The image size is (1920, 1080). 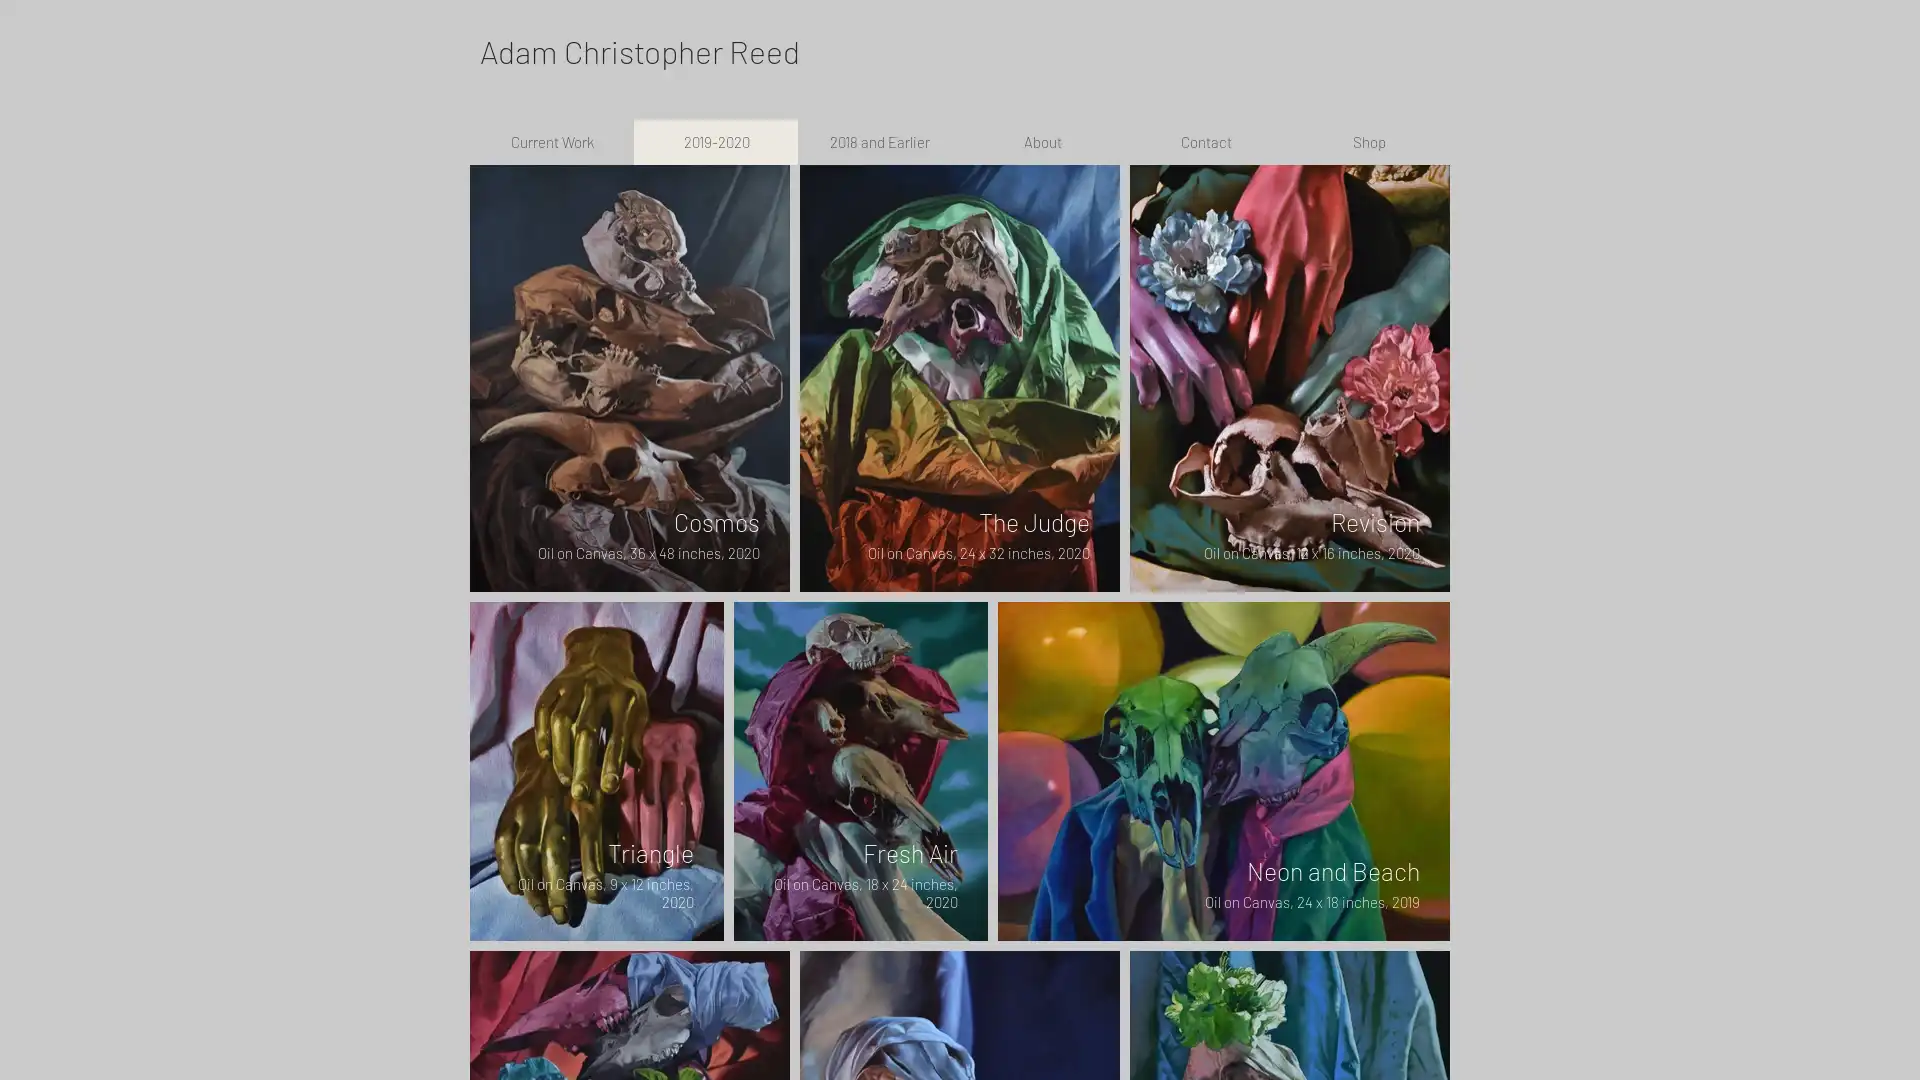 I want to click on Neon and Beach, so click(x=1223, y=769).